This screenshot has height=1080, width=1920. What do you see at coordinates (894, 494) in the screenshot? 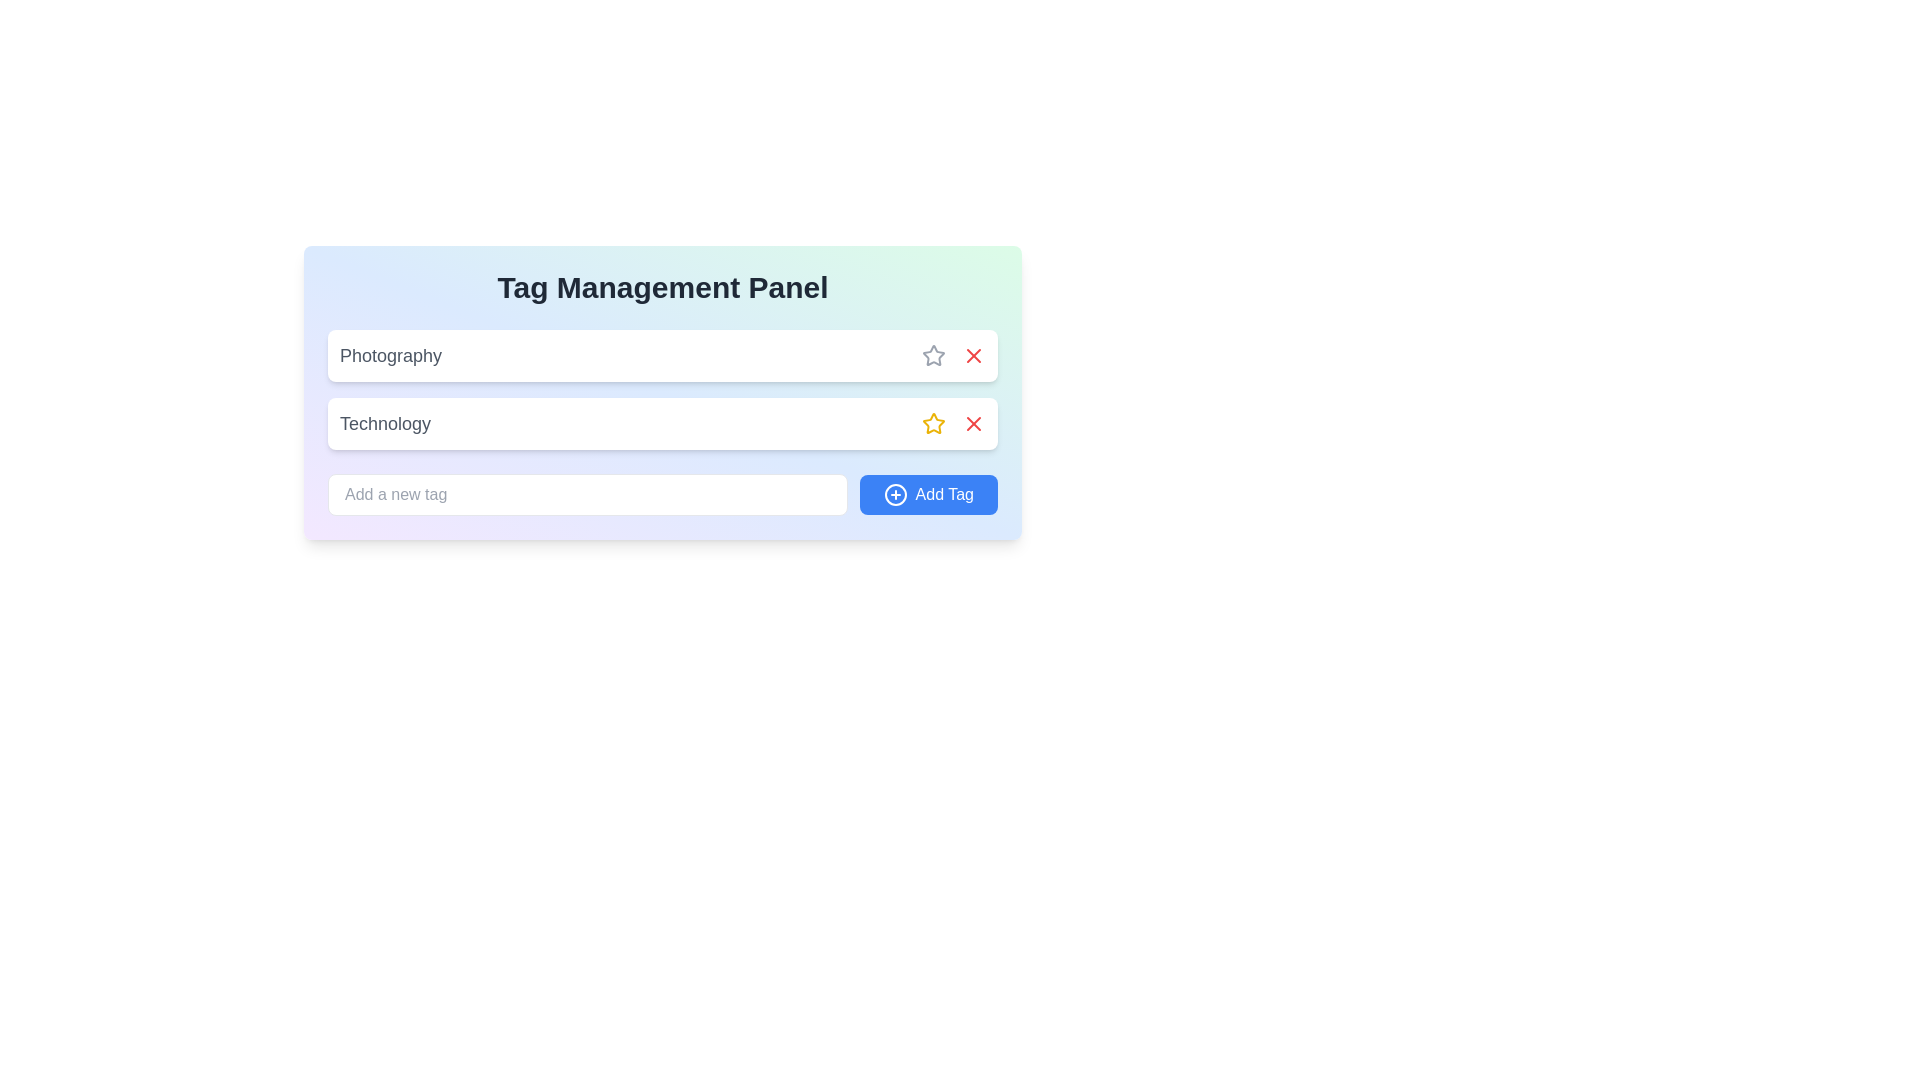
I see `the blue outlined circular SVG element representing the 'Add Tag' button, which is located at the bottom right of the Tag Management Panel` at bounding box center [894, 494].